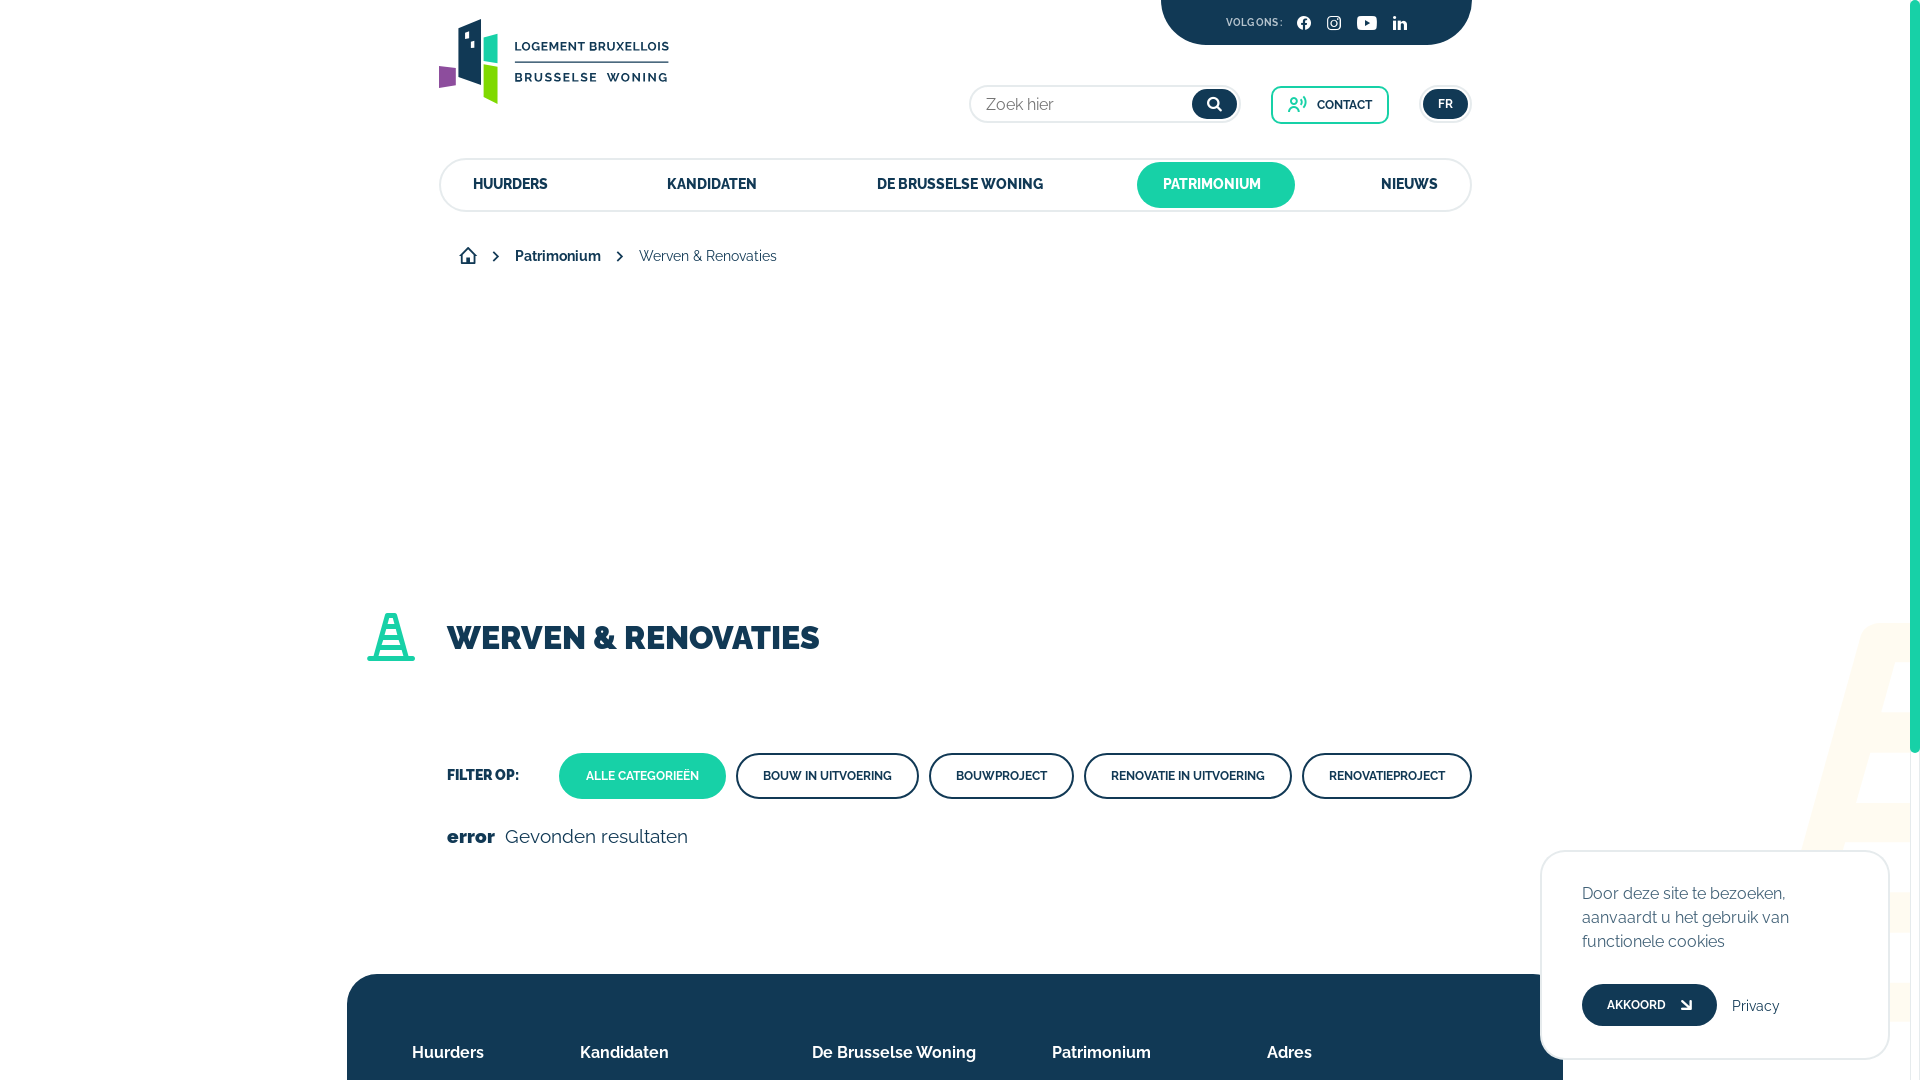  What do you see at coordinates (1301, 774) in the screenshot?
I see `'RENOVATIEPROJECT'` at bounding box center [1301, 774].